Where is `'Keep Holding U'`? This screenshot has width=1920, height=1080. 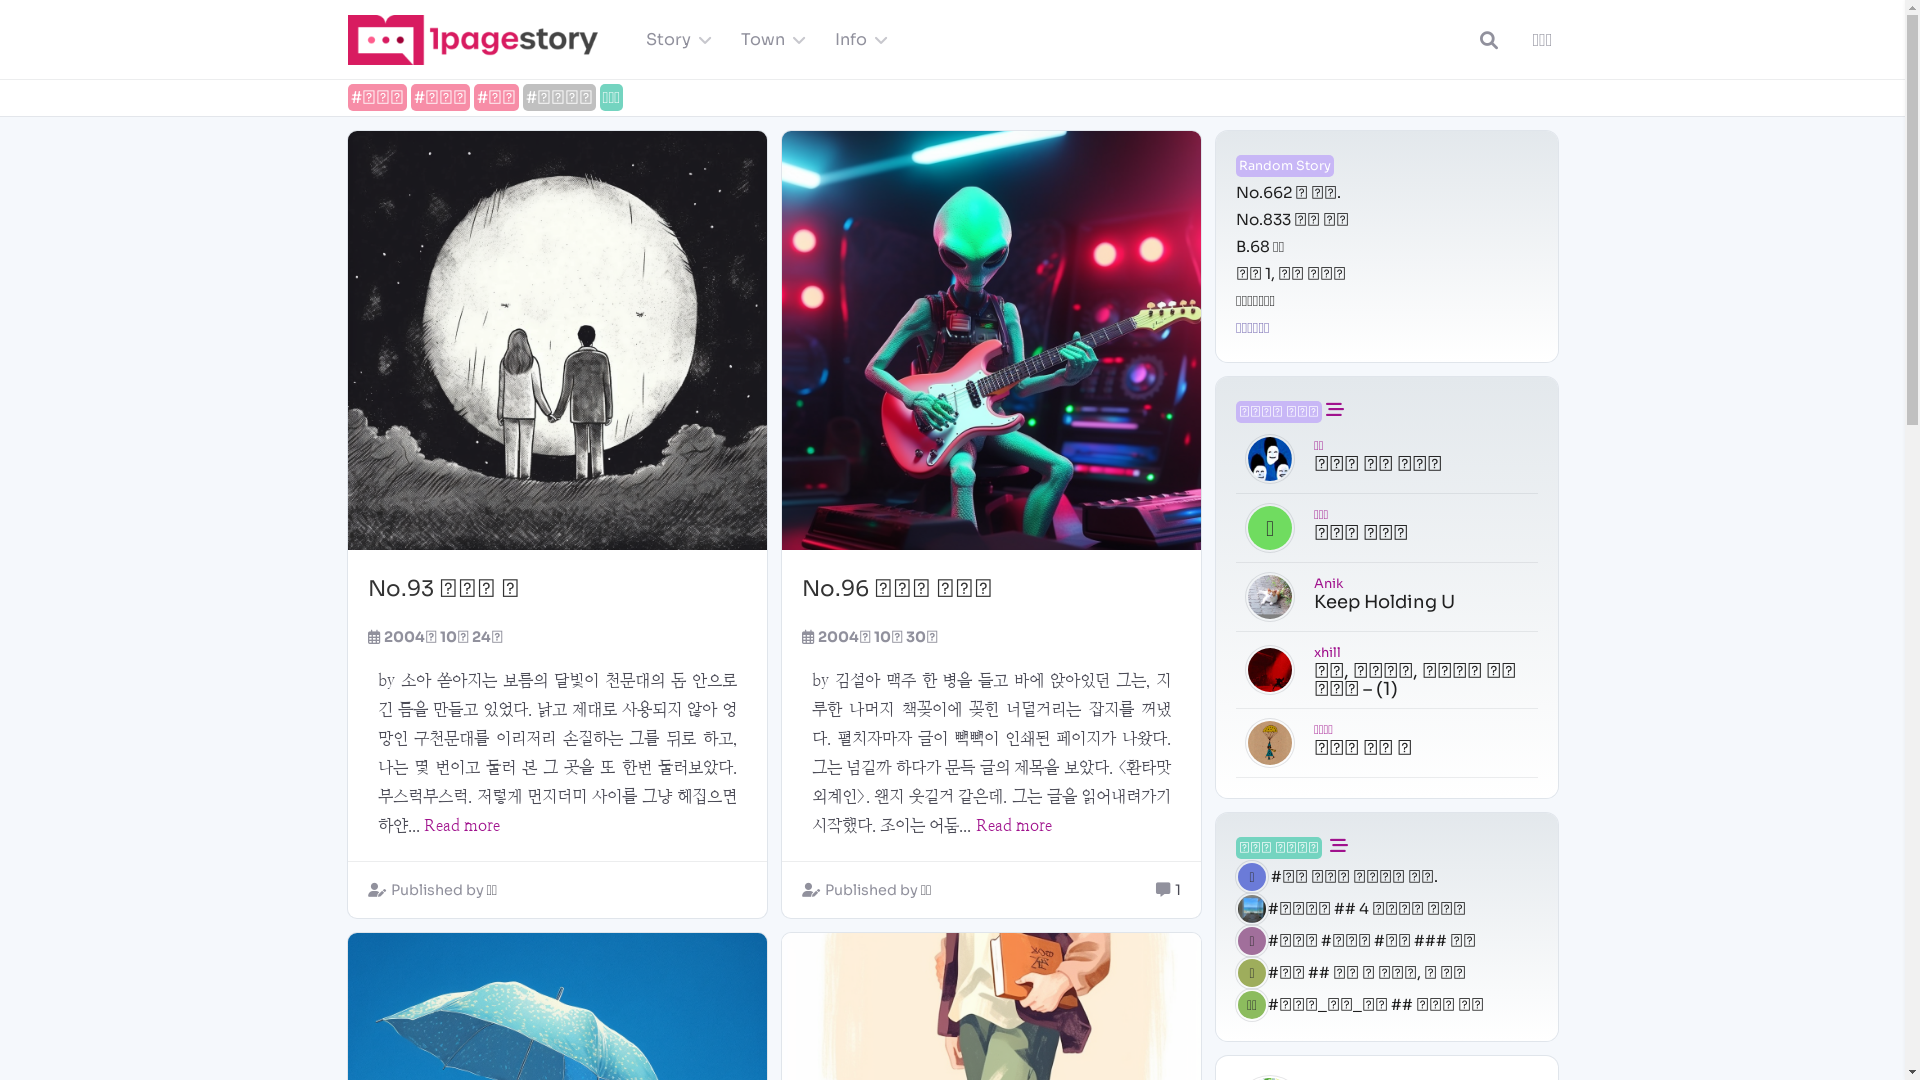
'Keep Holding U' is located at coordinates (1383, 600).